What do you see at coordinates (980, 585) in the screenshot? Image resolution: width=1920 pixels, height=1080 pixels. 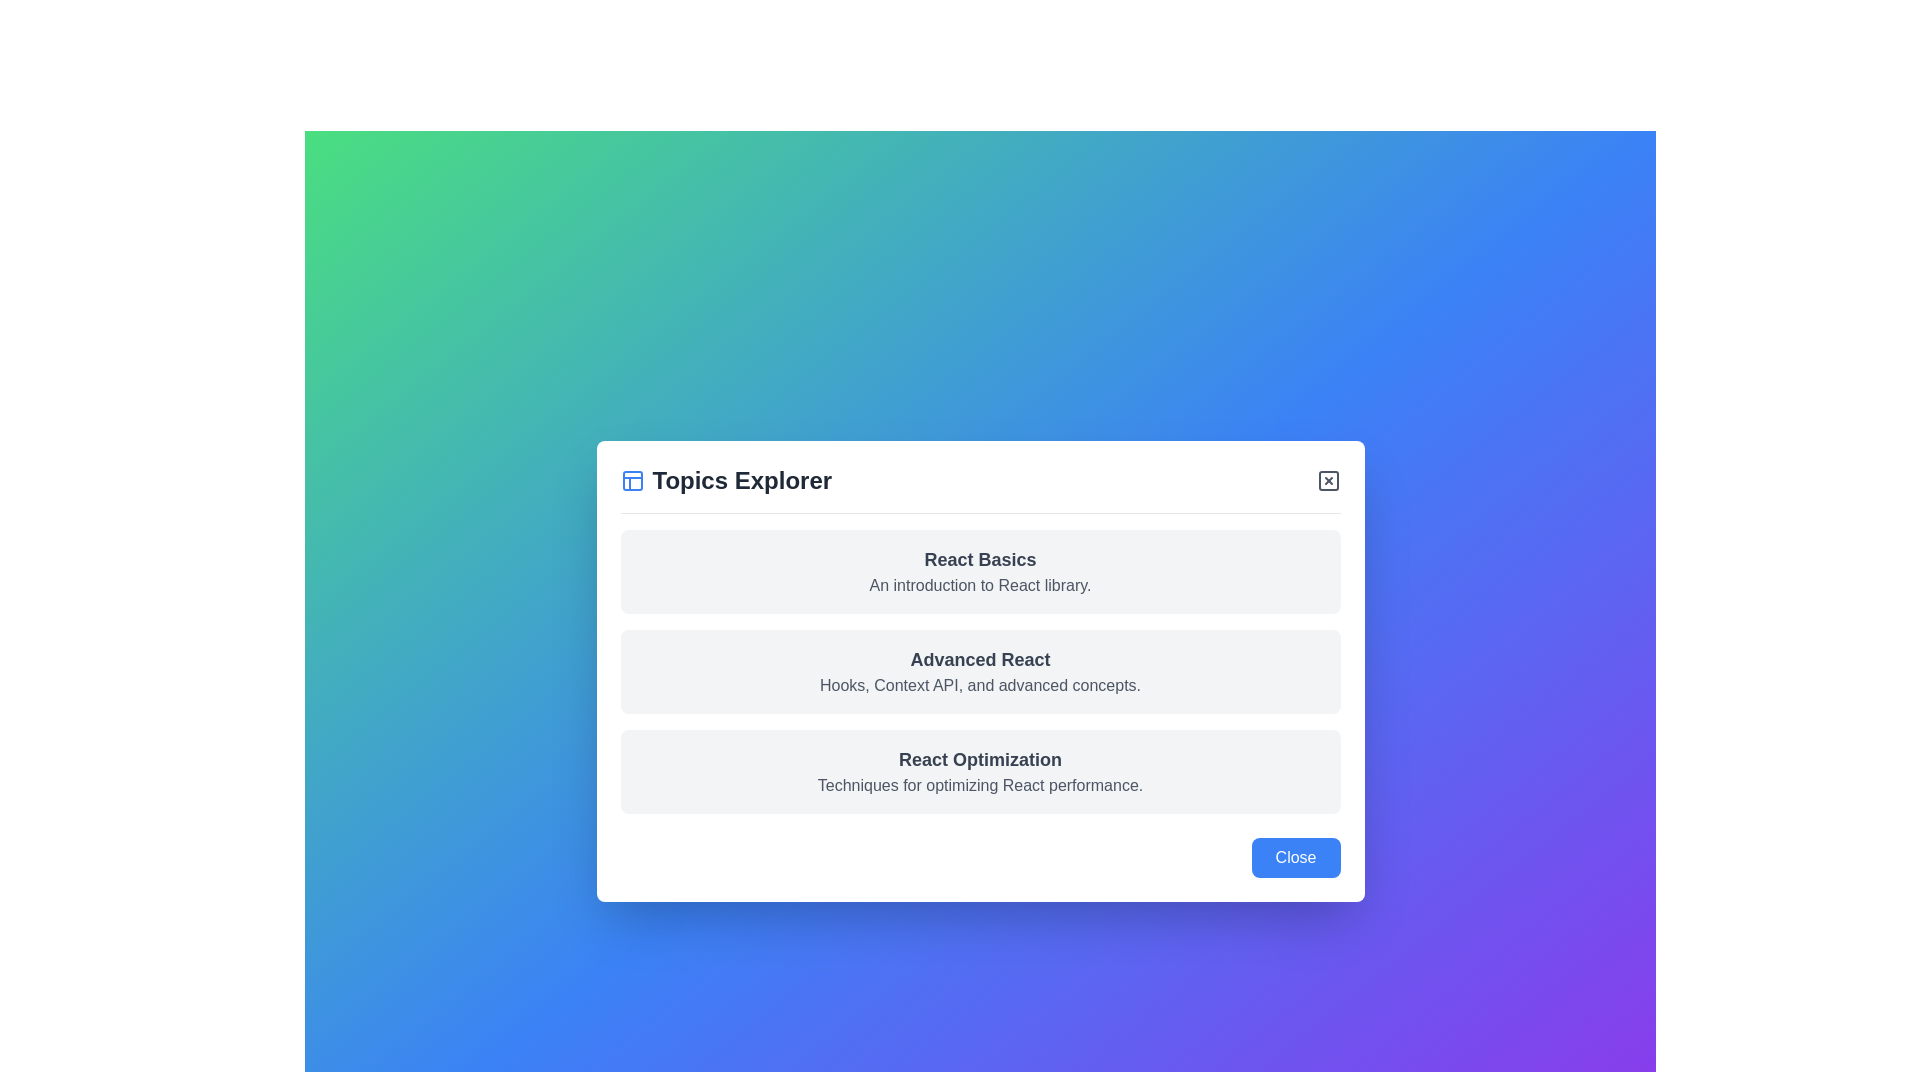 I see `text element that serves as a brief description or subtitle for the topic 'React Basics', positioned beneath the heading in the modal interface` at bounding box center [980, 585].